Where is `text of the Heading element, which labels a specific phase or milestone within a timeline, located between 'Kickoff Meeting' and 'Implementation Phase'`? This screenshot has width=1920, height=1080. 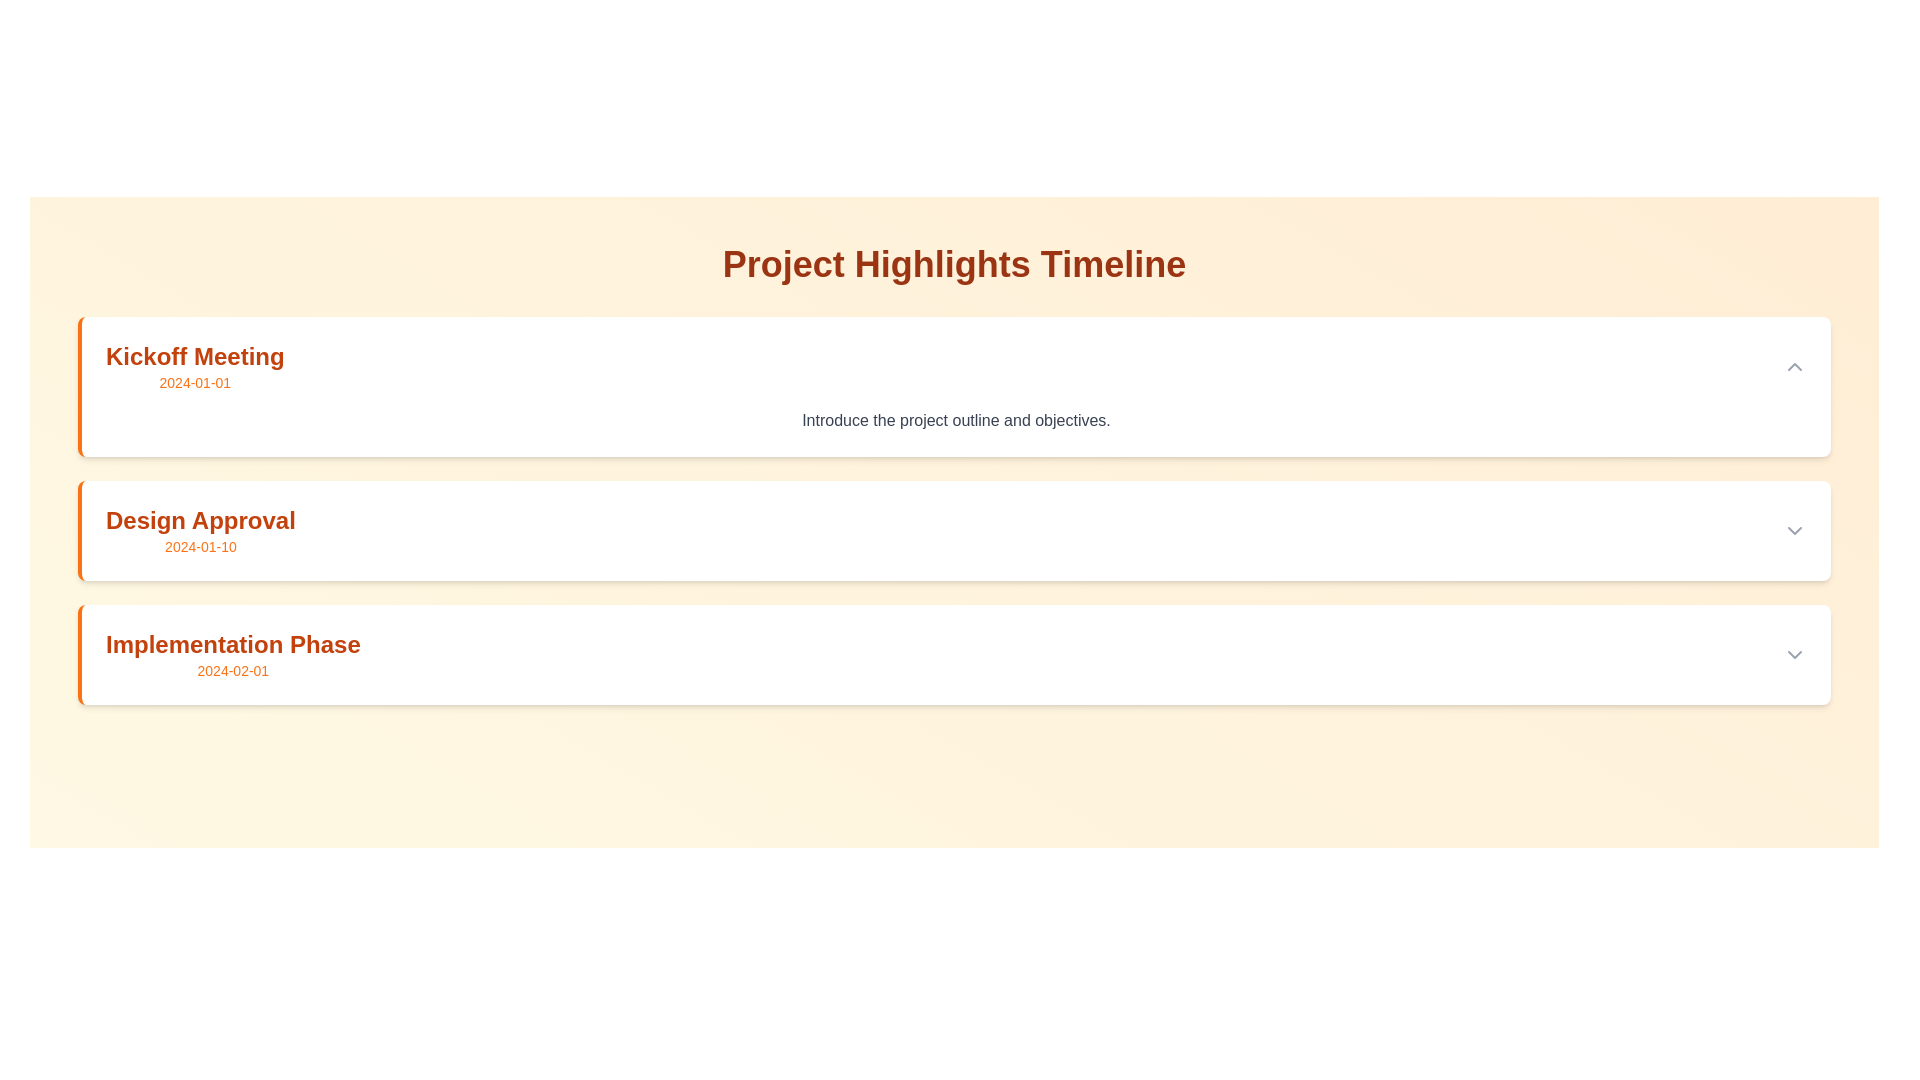 text of the Heading element, which labels a specific phase or milestone within a timeline, located between 'Kickoff Meeting' and 'Implementation Phase' is located at coordinates (200, 519).